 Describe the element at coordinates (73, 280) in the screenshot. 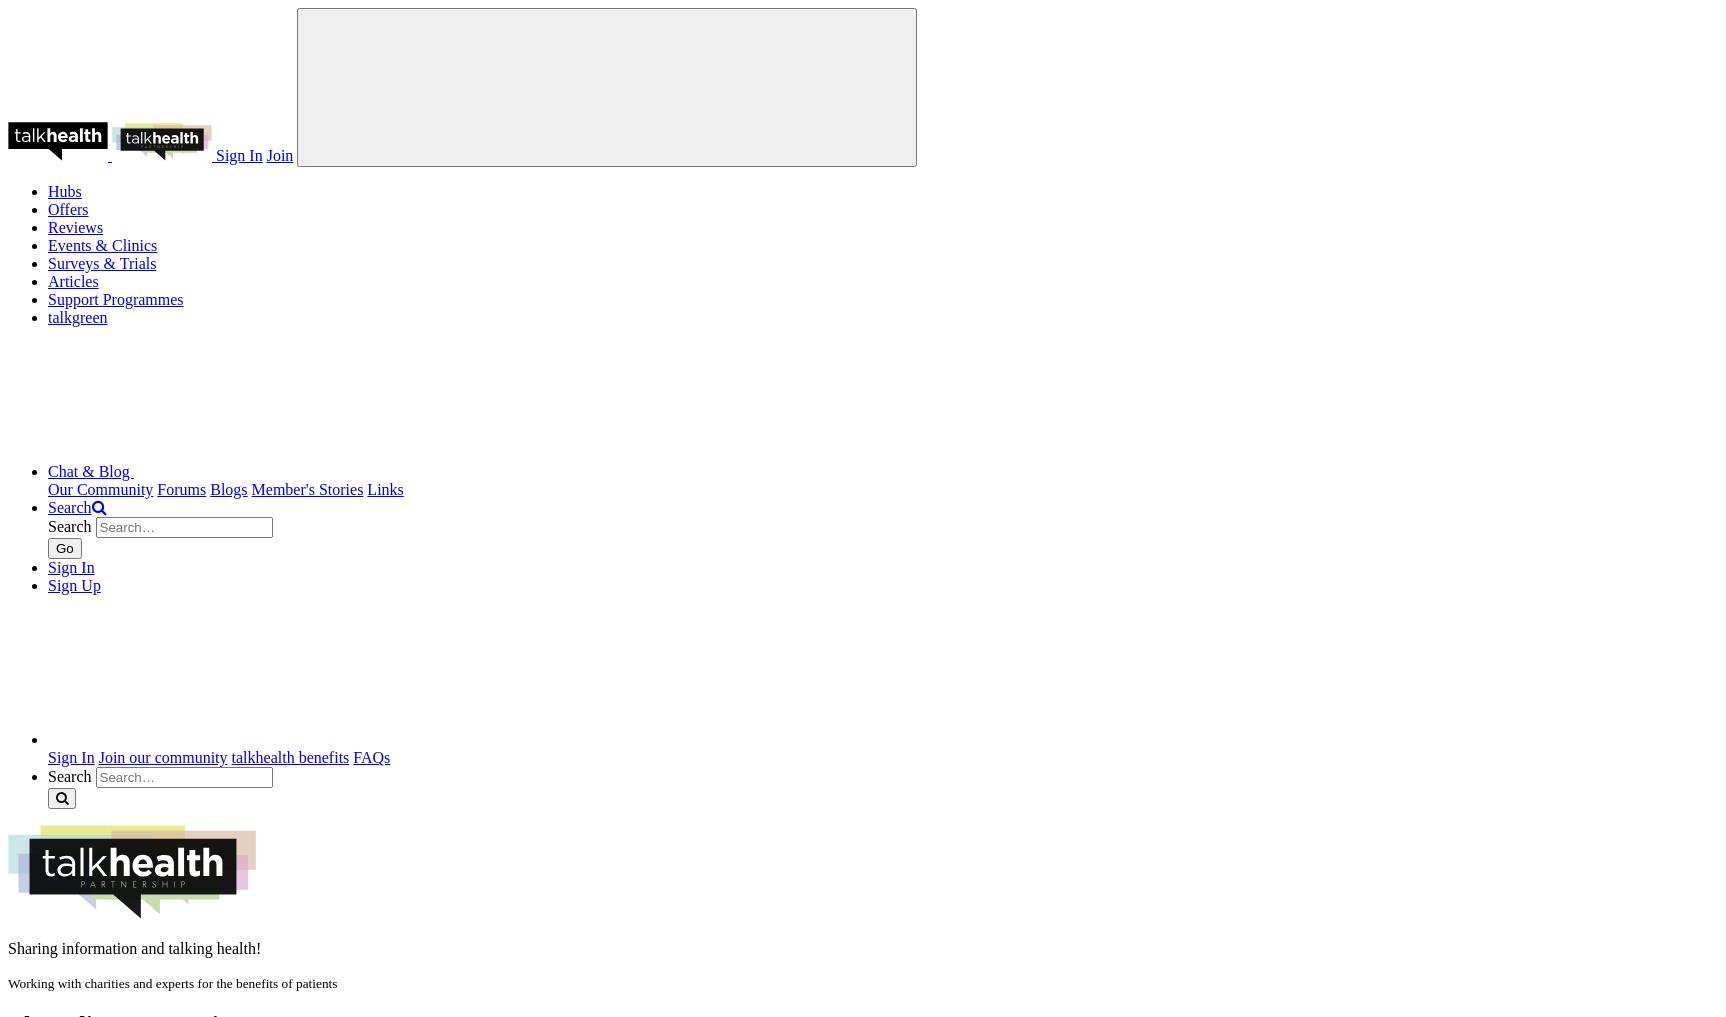

I see `'Articles'` at that location.